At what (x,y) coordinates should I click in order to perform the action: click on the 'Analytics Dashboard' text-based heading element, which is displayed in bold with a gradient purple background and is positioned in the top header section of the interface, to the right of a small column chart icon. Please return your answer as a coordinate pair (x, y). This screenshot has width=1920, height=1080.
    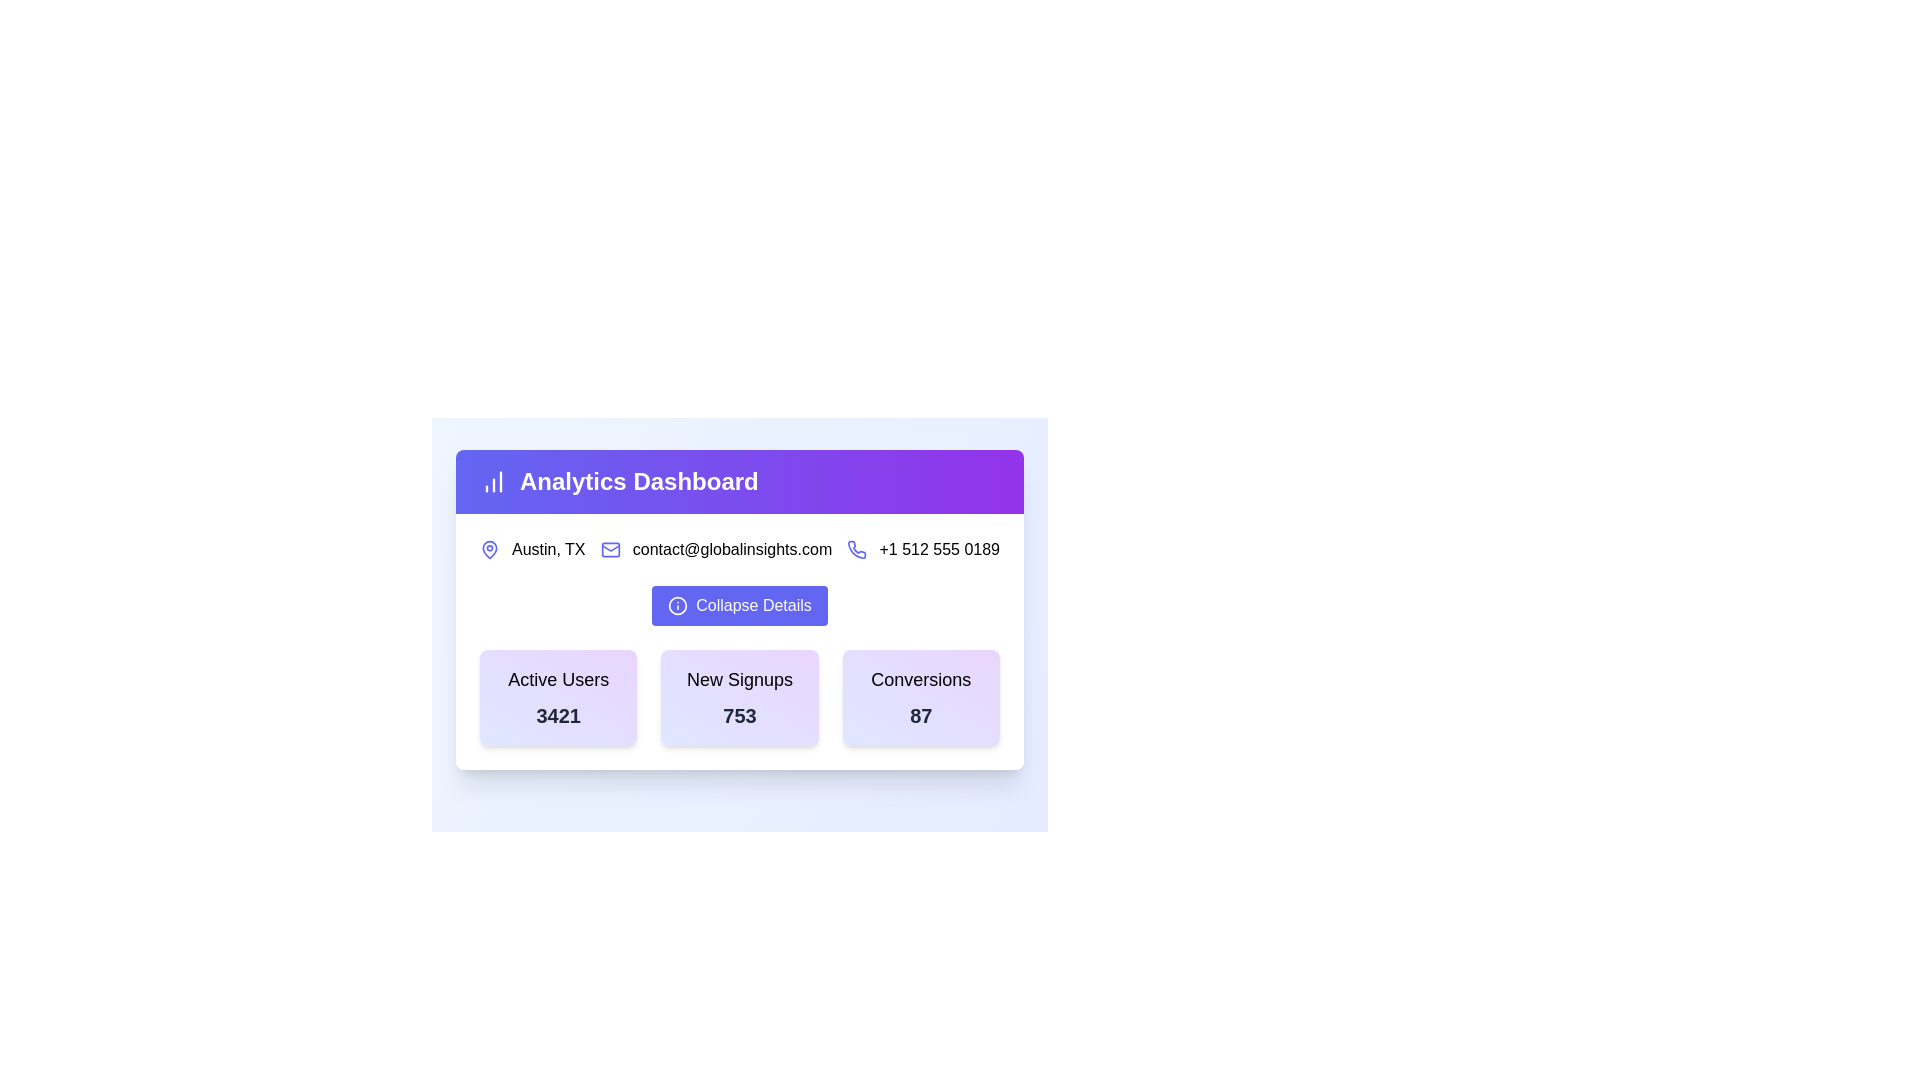
    Looking at the image, I should click on (738, 482).